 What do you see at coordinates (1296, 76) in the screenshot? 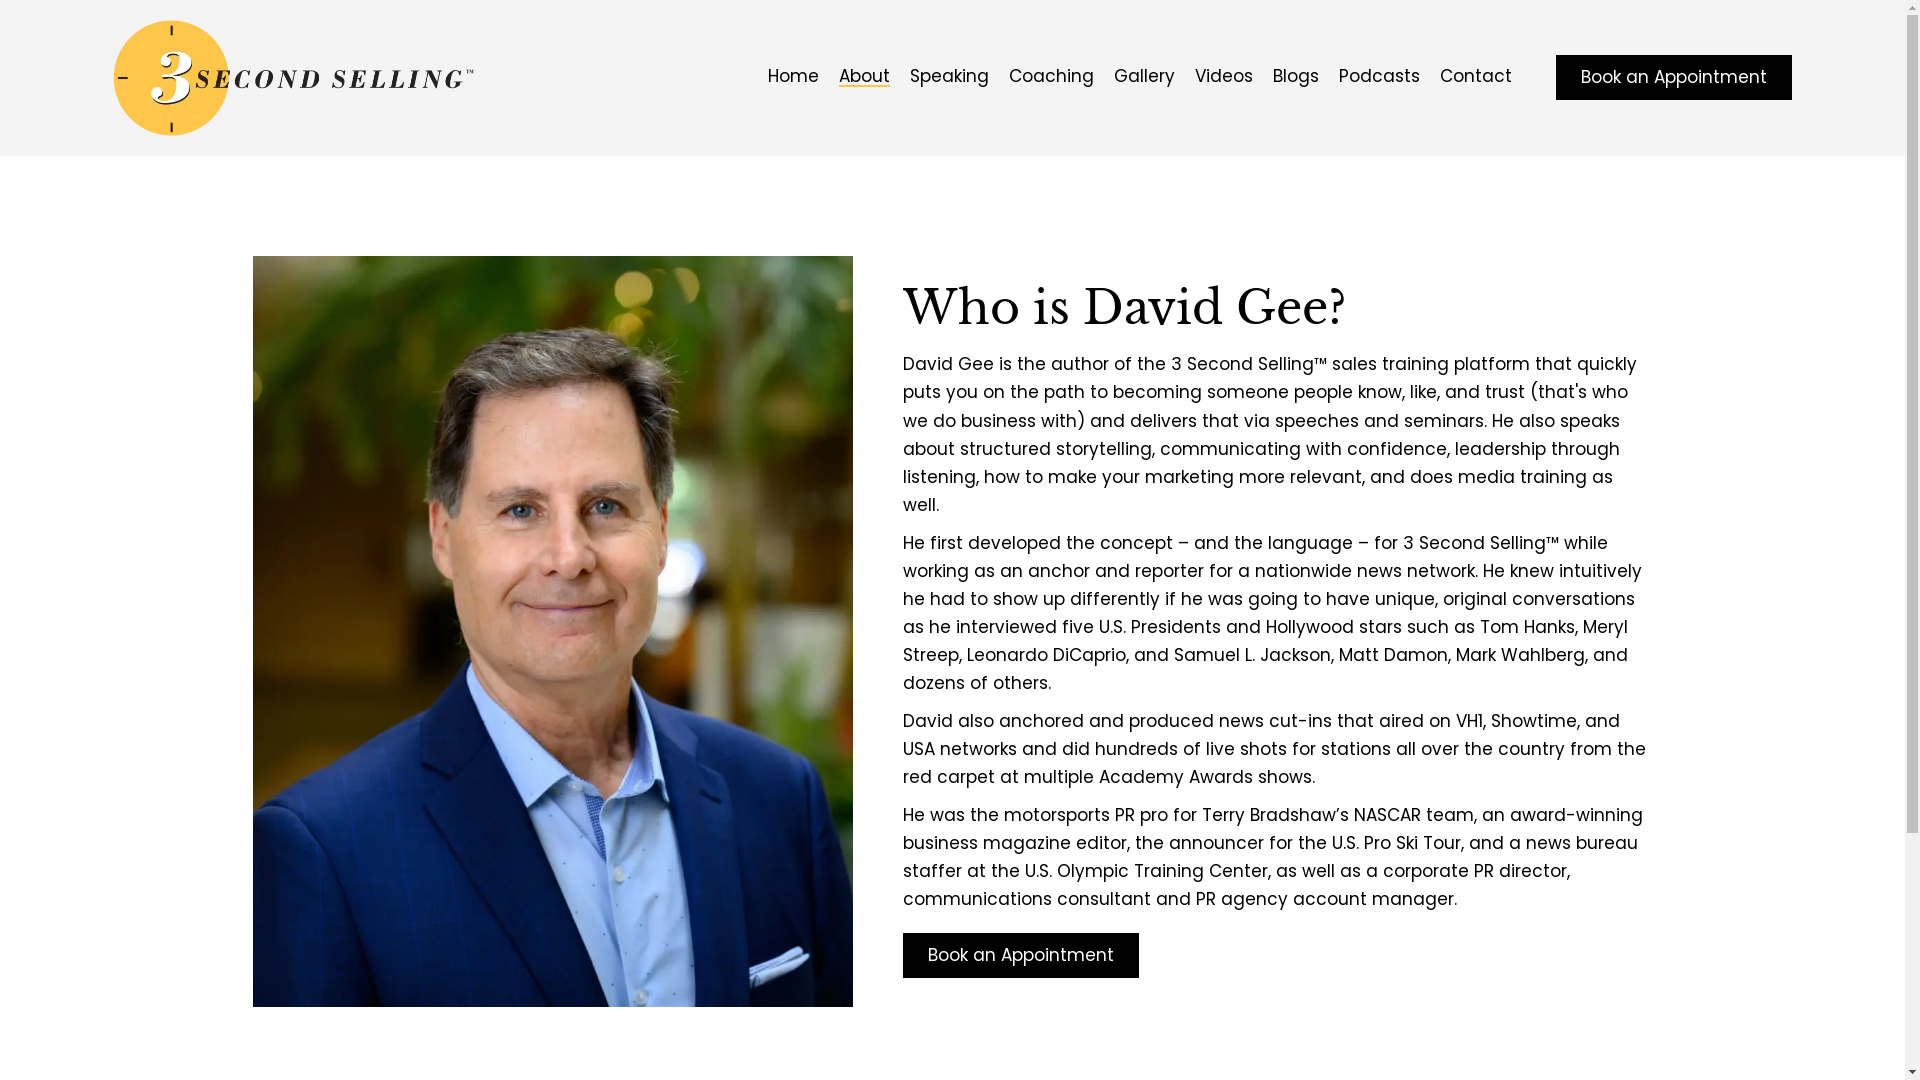
I see `'Blogs'` at bounding box center [1296, 76].